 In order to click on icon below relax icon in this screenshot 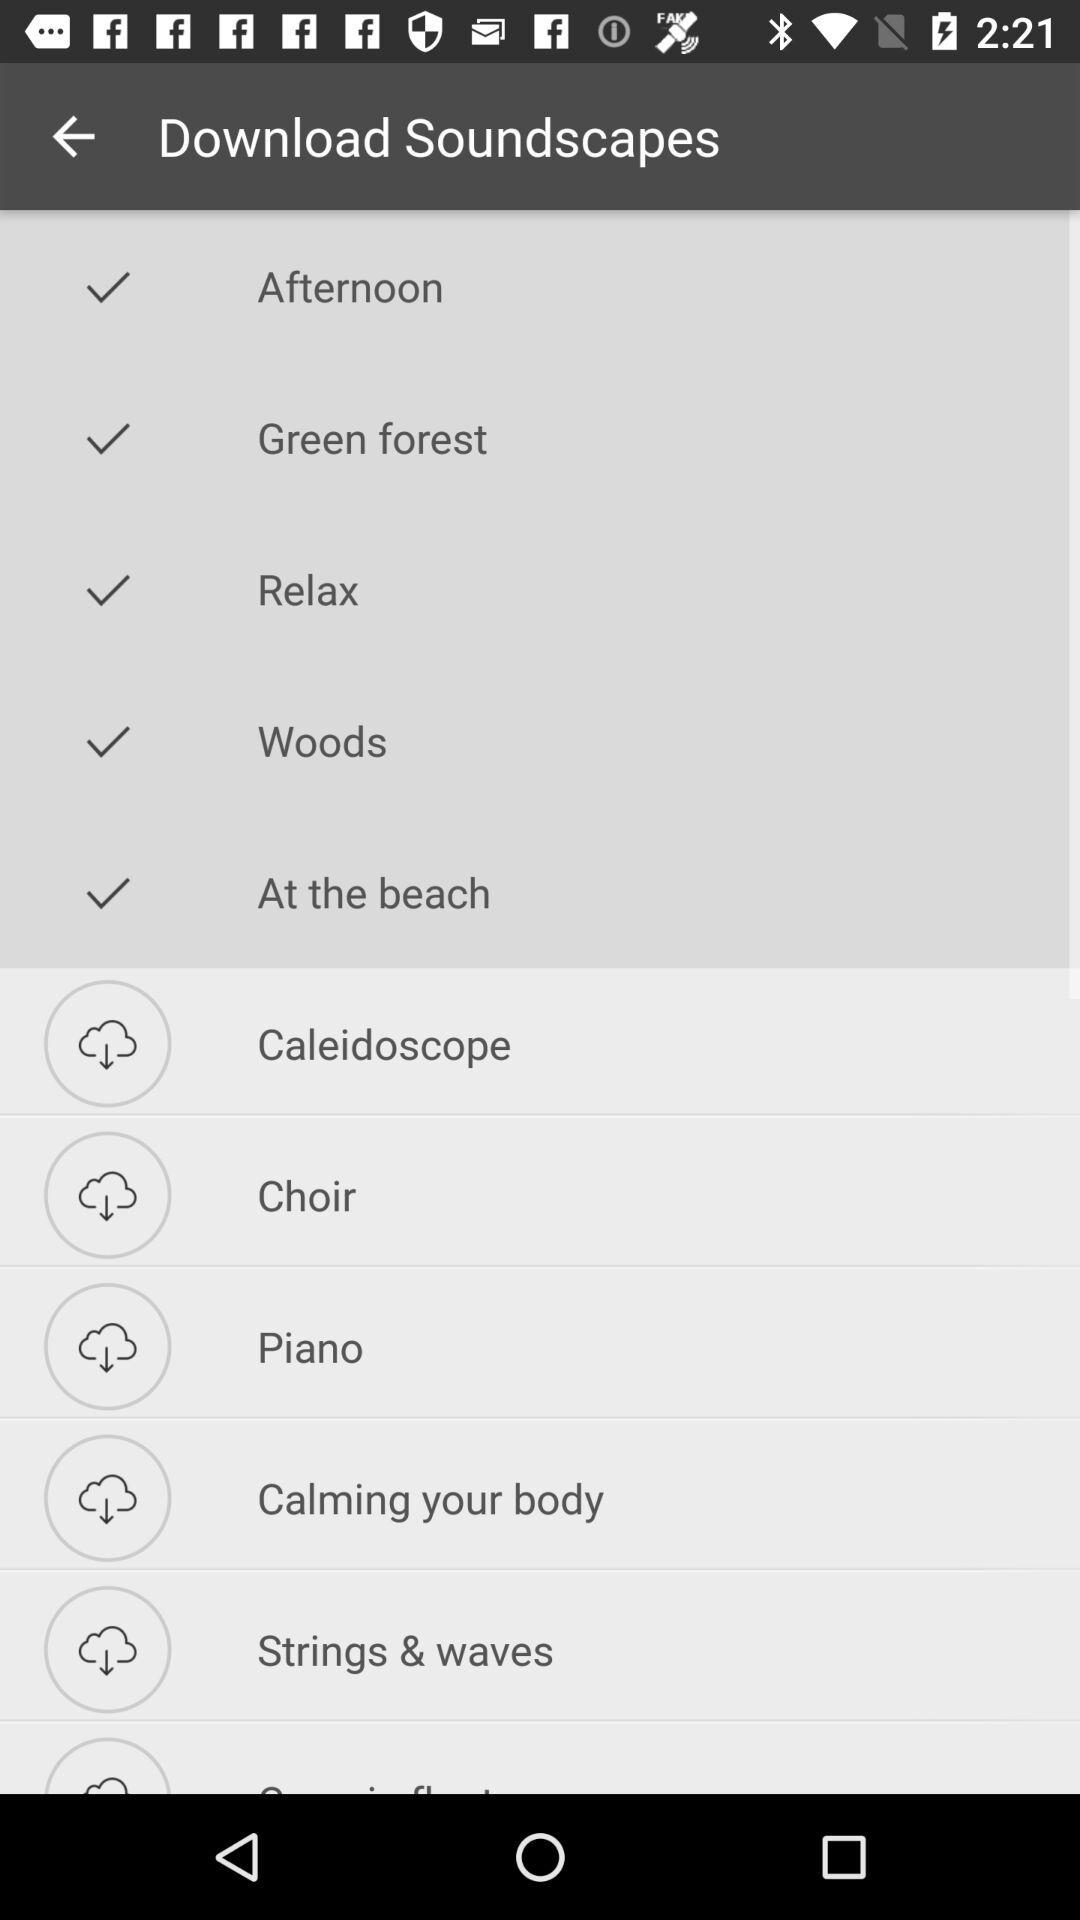, I will do `click(668, 739)`.